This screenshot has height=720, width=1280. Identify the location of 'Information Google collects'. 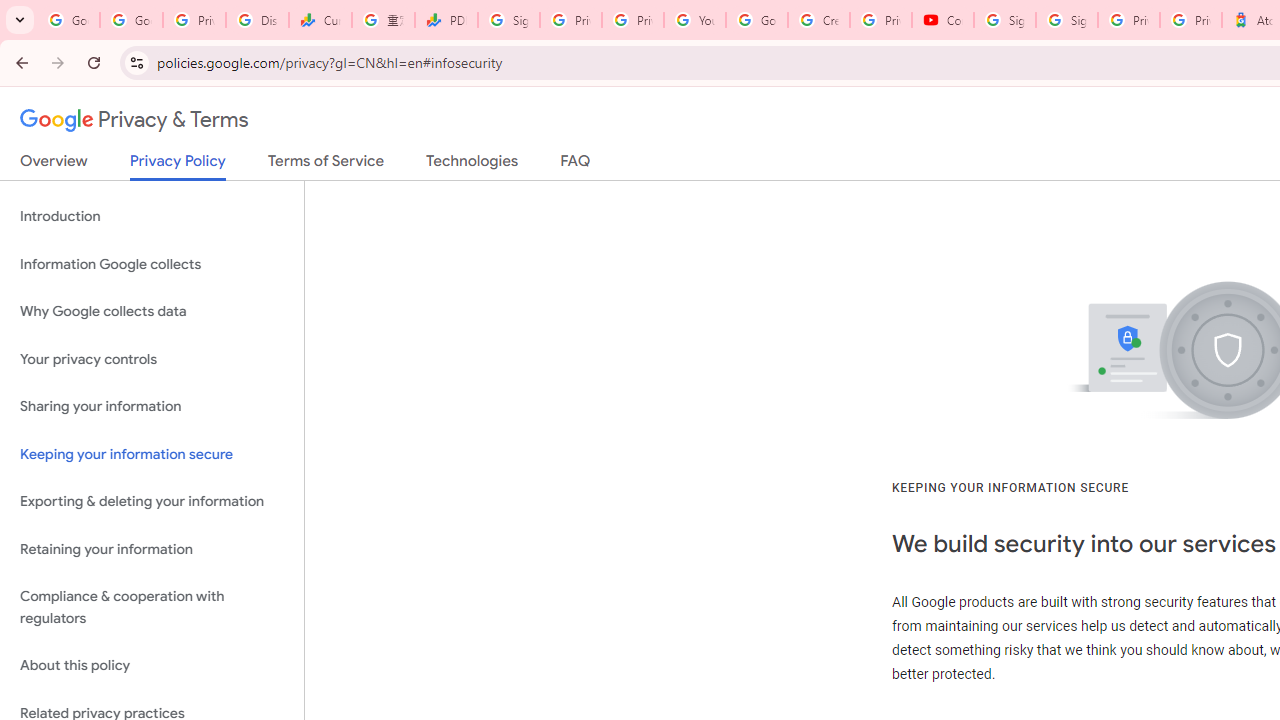
(151, 263).